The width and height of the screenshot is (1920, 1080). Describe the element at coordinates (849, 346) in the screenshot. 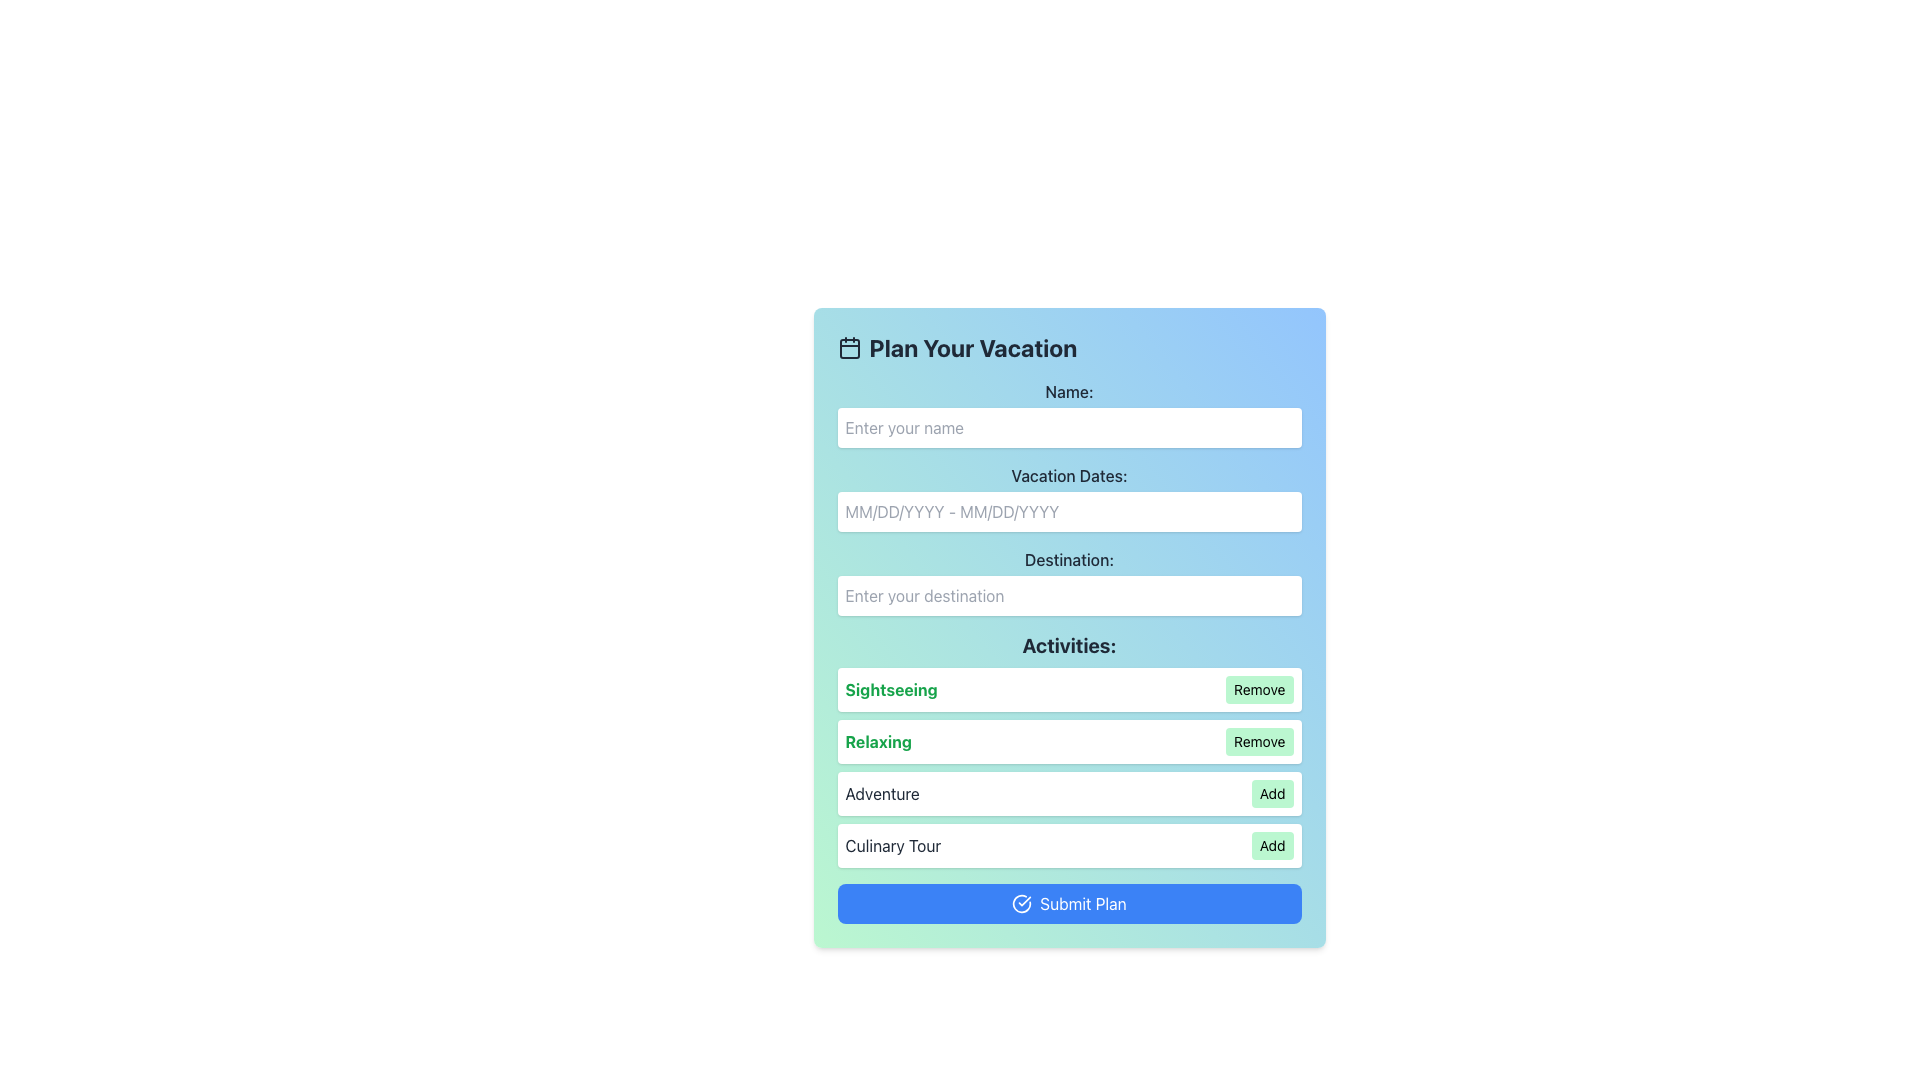

I see `the calendar icon in the title bar, located immediately to the left of the text 'Plan Your Vacation'` at that location.